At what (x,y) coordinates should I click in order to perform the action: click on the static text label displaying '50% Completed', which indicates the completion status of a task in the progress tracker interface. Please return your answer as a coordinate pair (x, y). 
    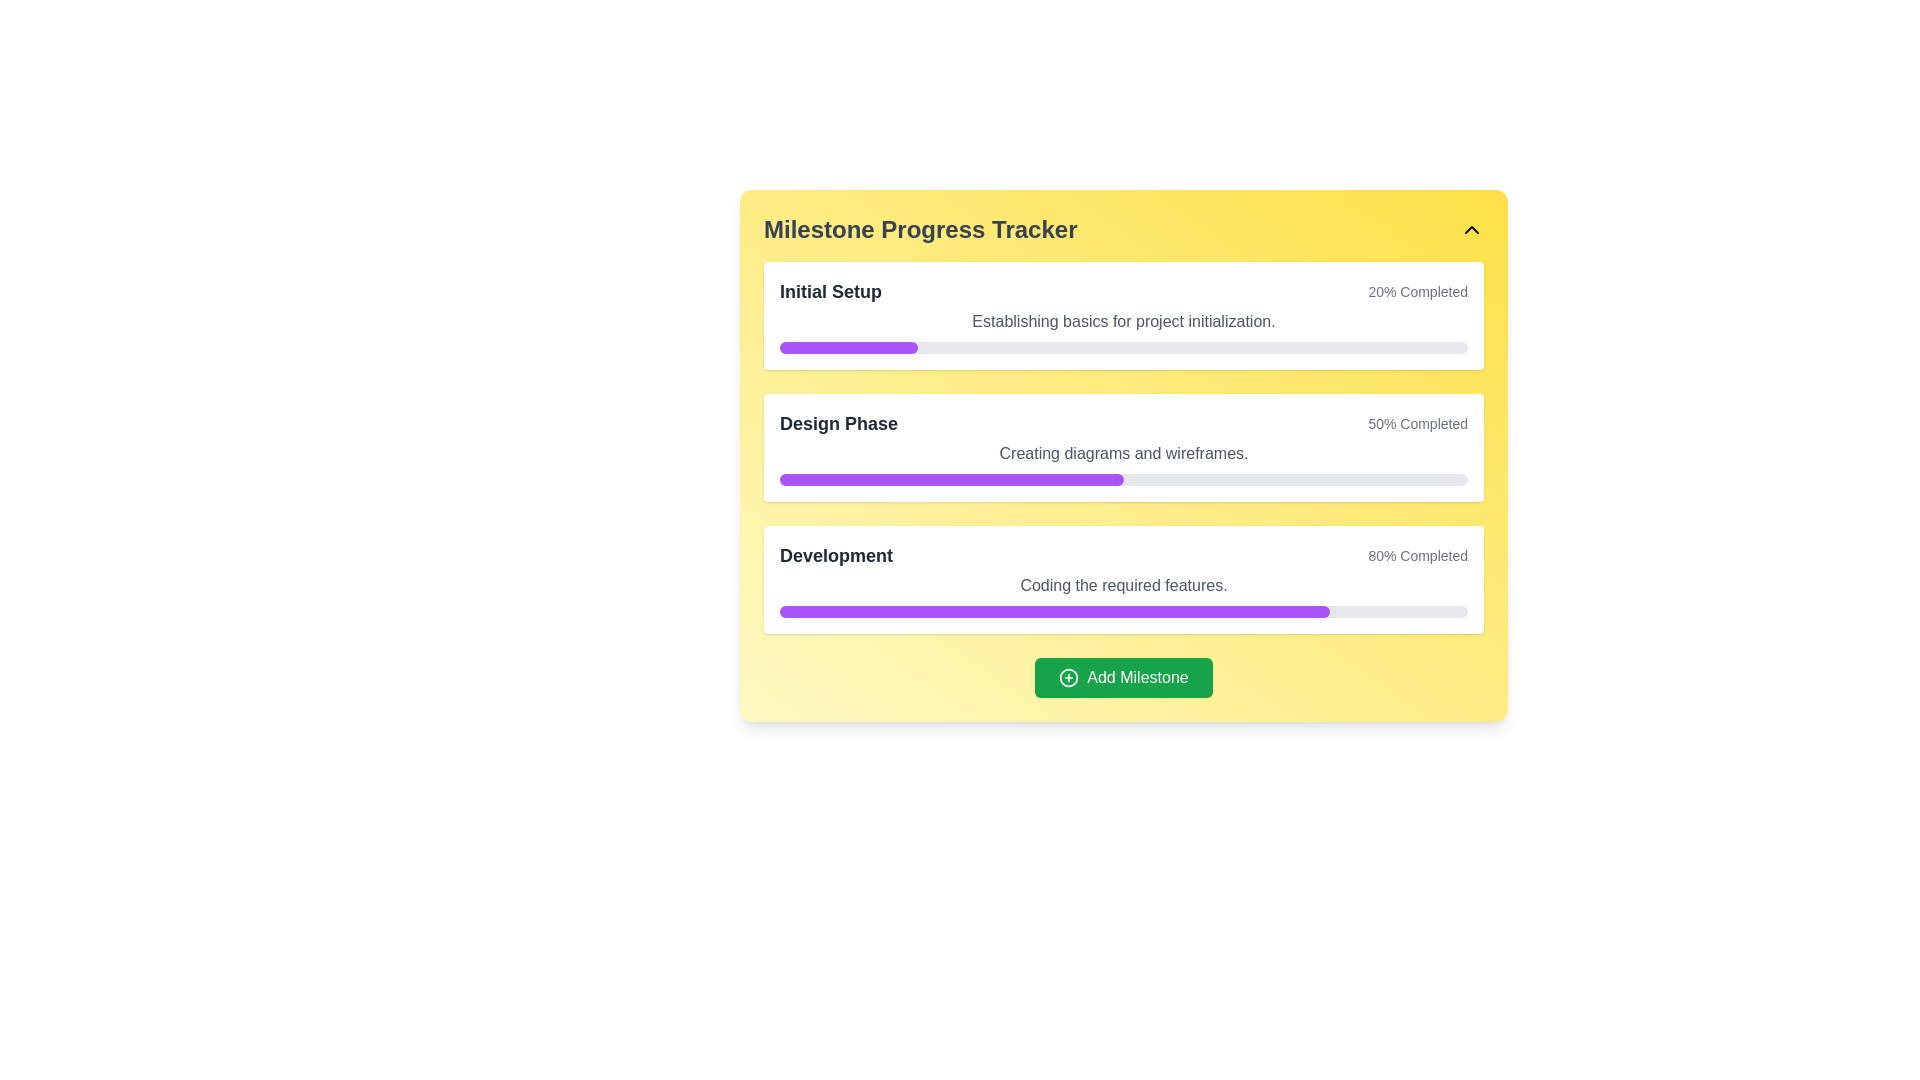
    Looking at the image, I should click on (1417, 423).